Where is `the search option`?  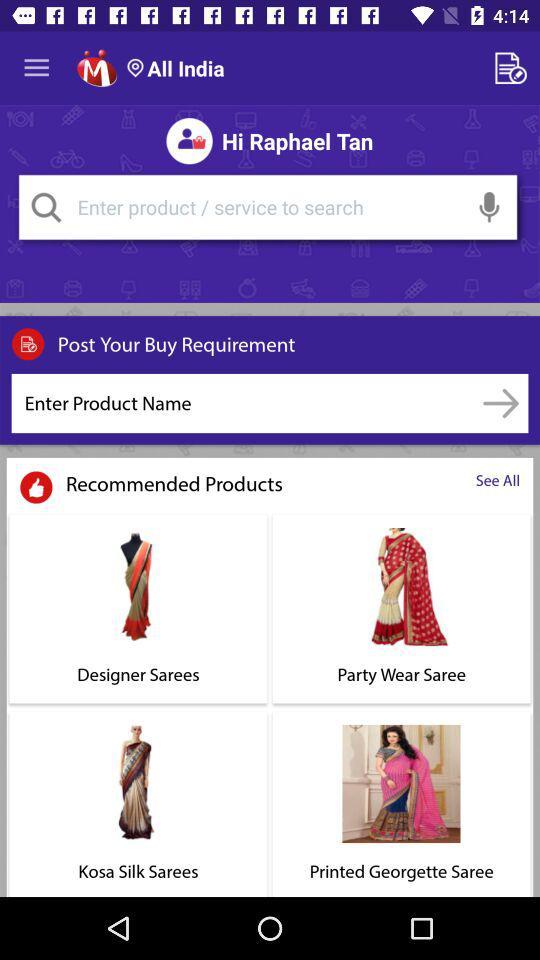
the search option is located at coordinates (267, 207).